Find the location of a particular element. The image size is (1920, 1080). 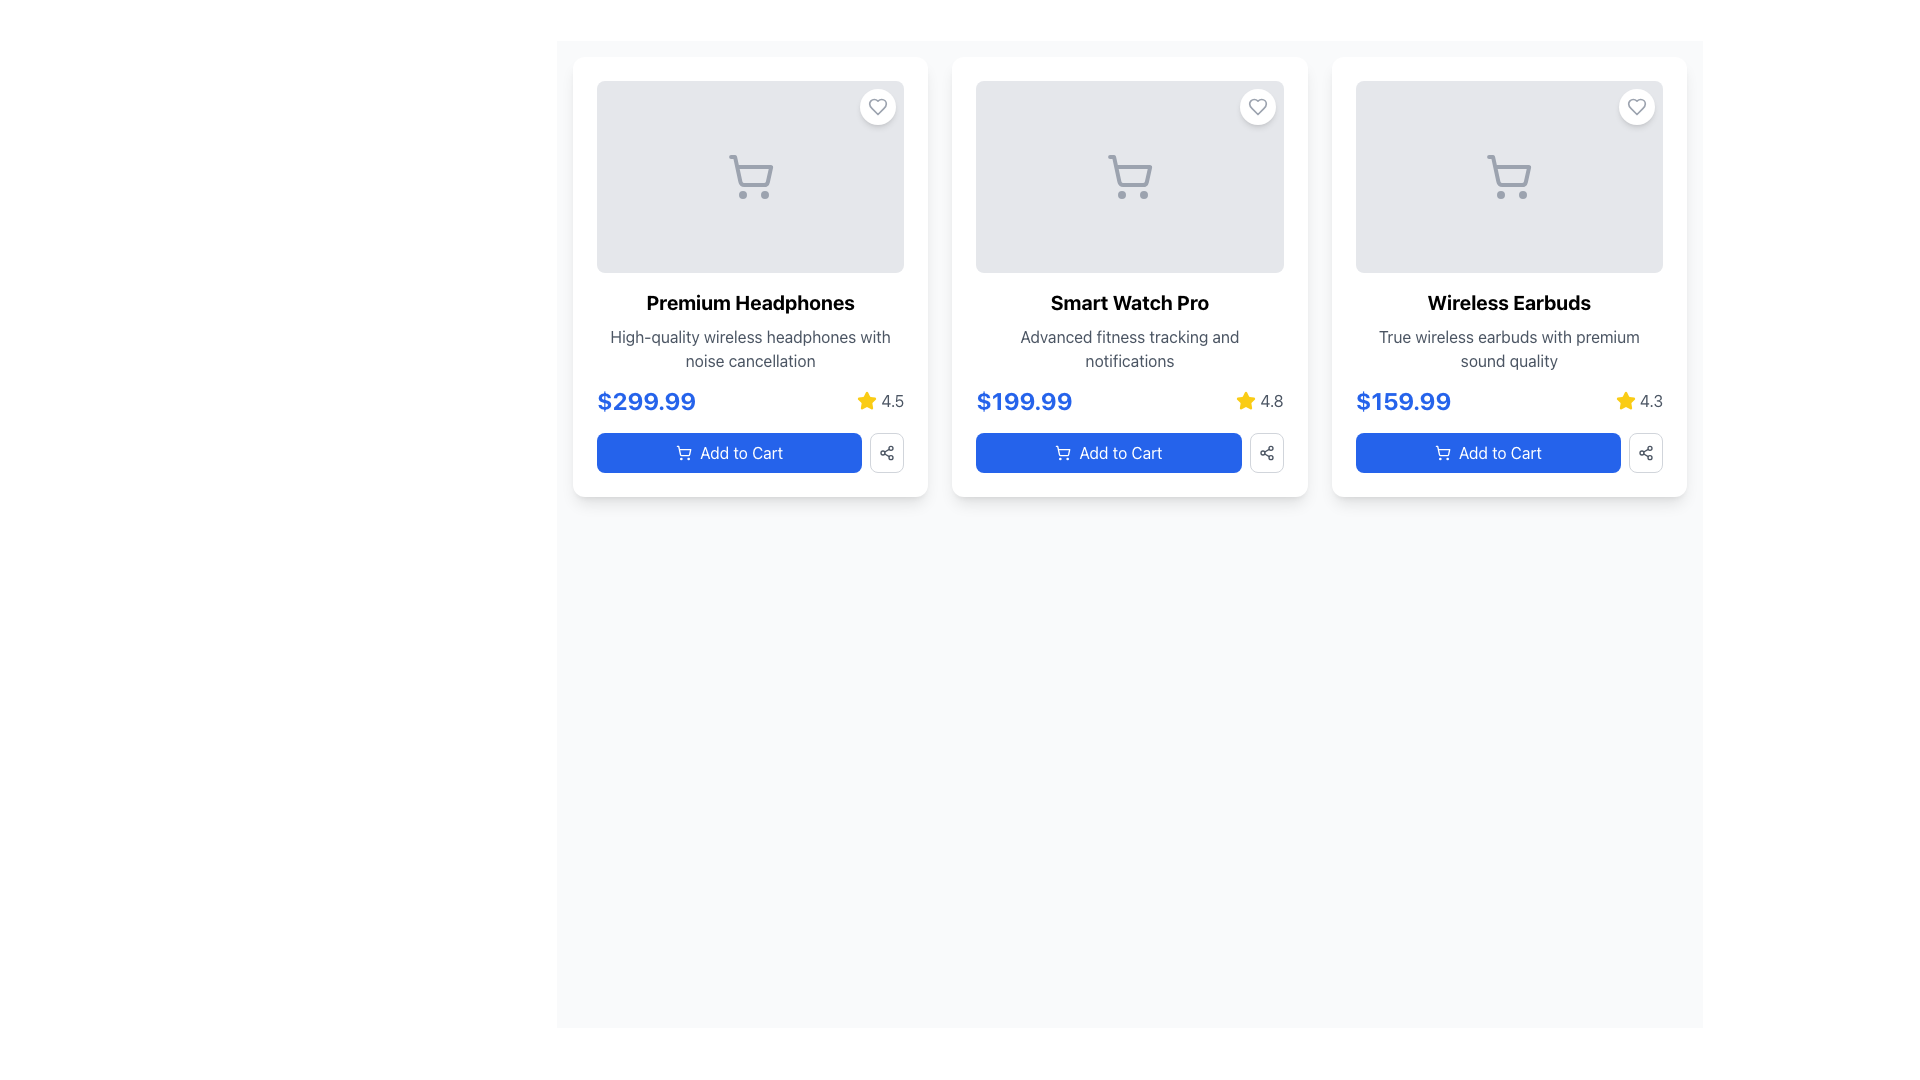

the rating display, which consists of a yellow star icon and gray text showing the number '4.3', located in the bottom-right section of the product card for 'Wireless Earbuds' is located at coordinates (1639, 401).